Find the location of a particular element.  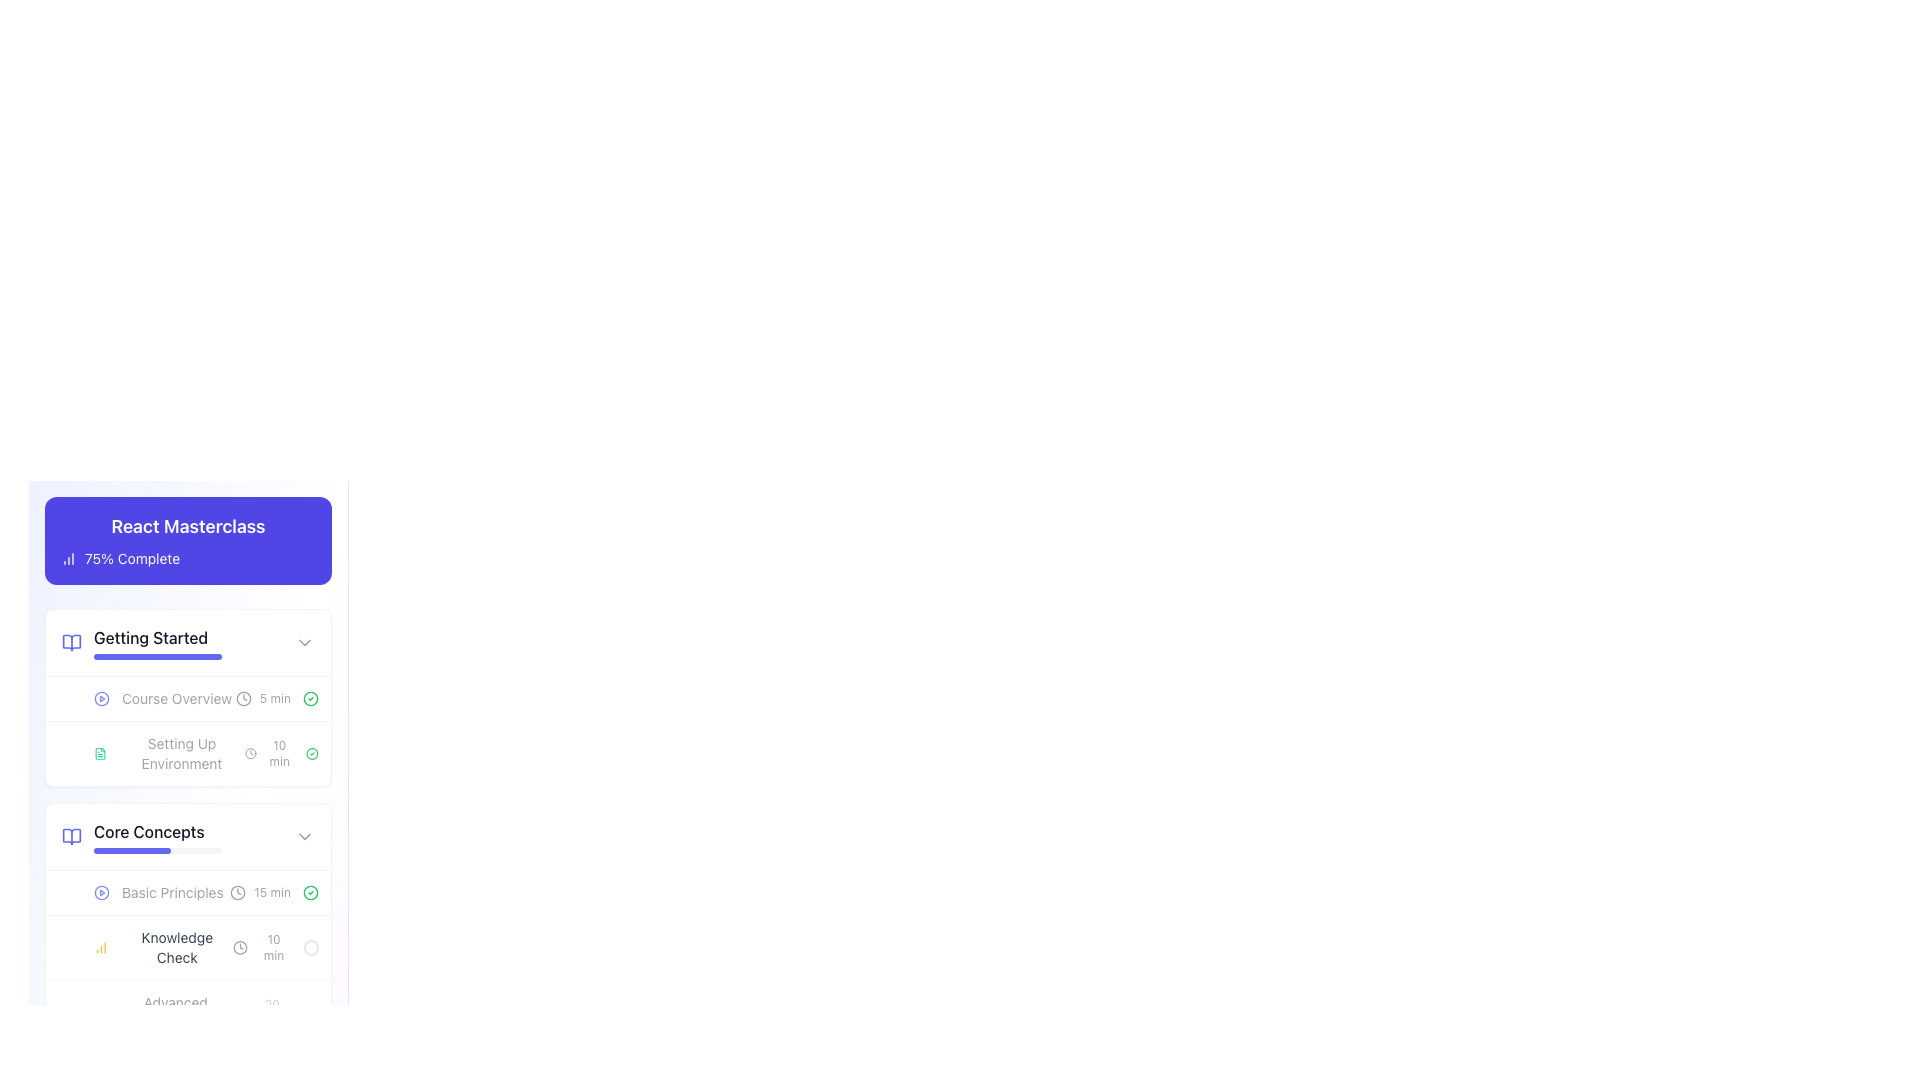

the 'Knowledge Check' text label located in the lower left section under 'Core Concepts' and following 'Basic Principles' is located at coordinates (177, 947).